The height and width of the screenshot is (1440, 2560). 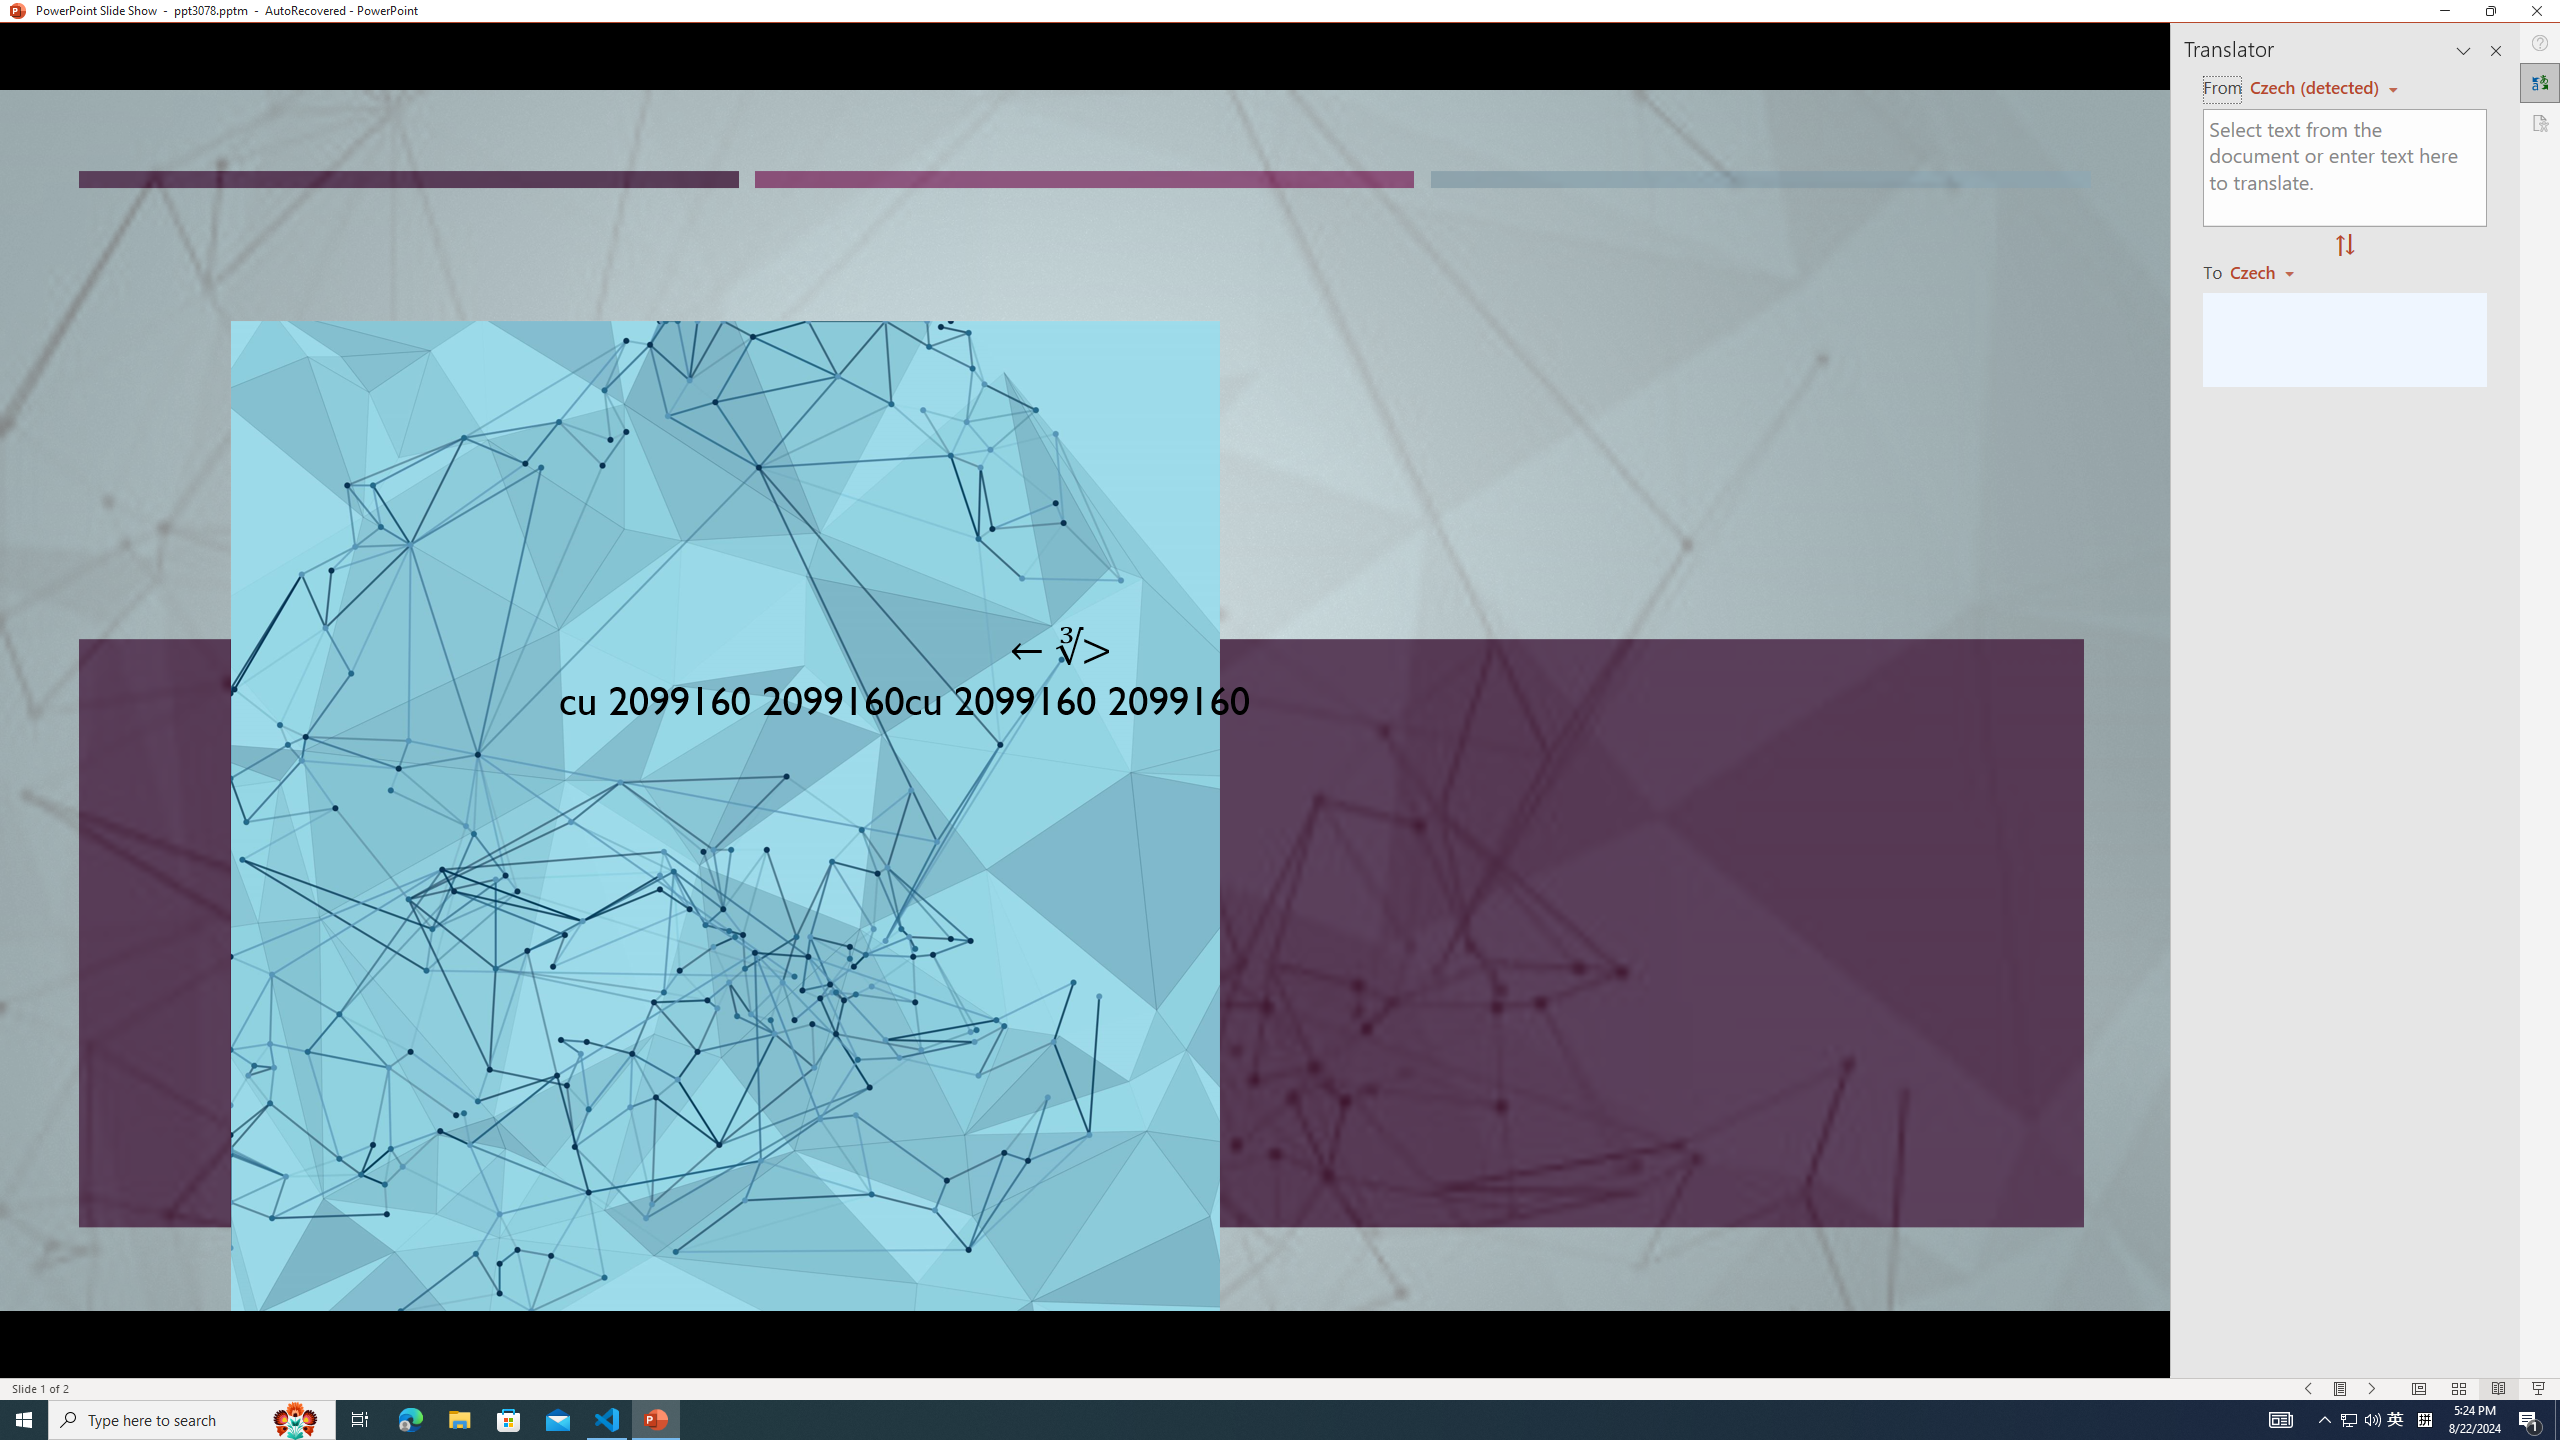 What do you see at coordinates (2315, 88) in the screenshot?
I see `'Czech (detected)'` at bounding box center [2315, 88].